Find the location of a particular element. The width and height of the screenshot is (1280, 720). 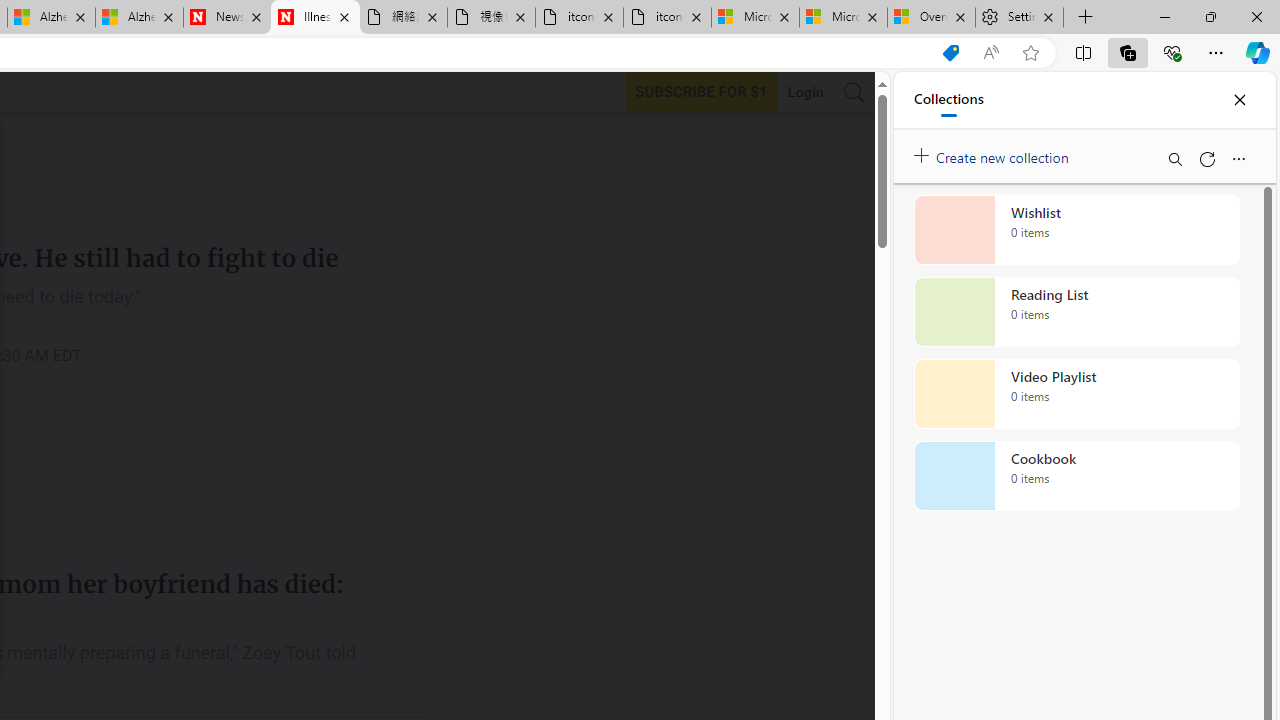

'Video Playlist collection, 0 items' is located at coordinates (1076, 394).